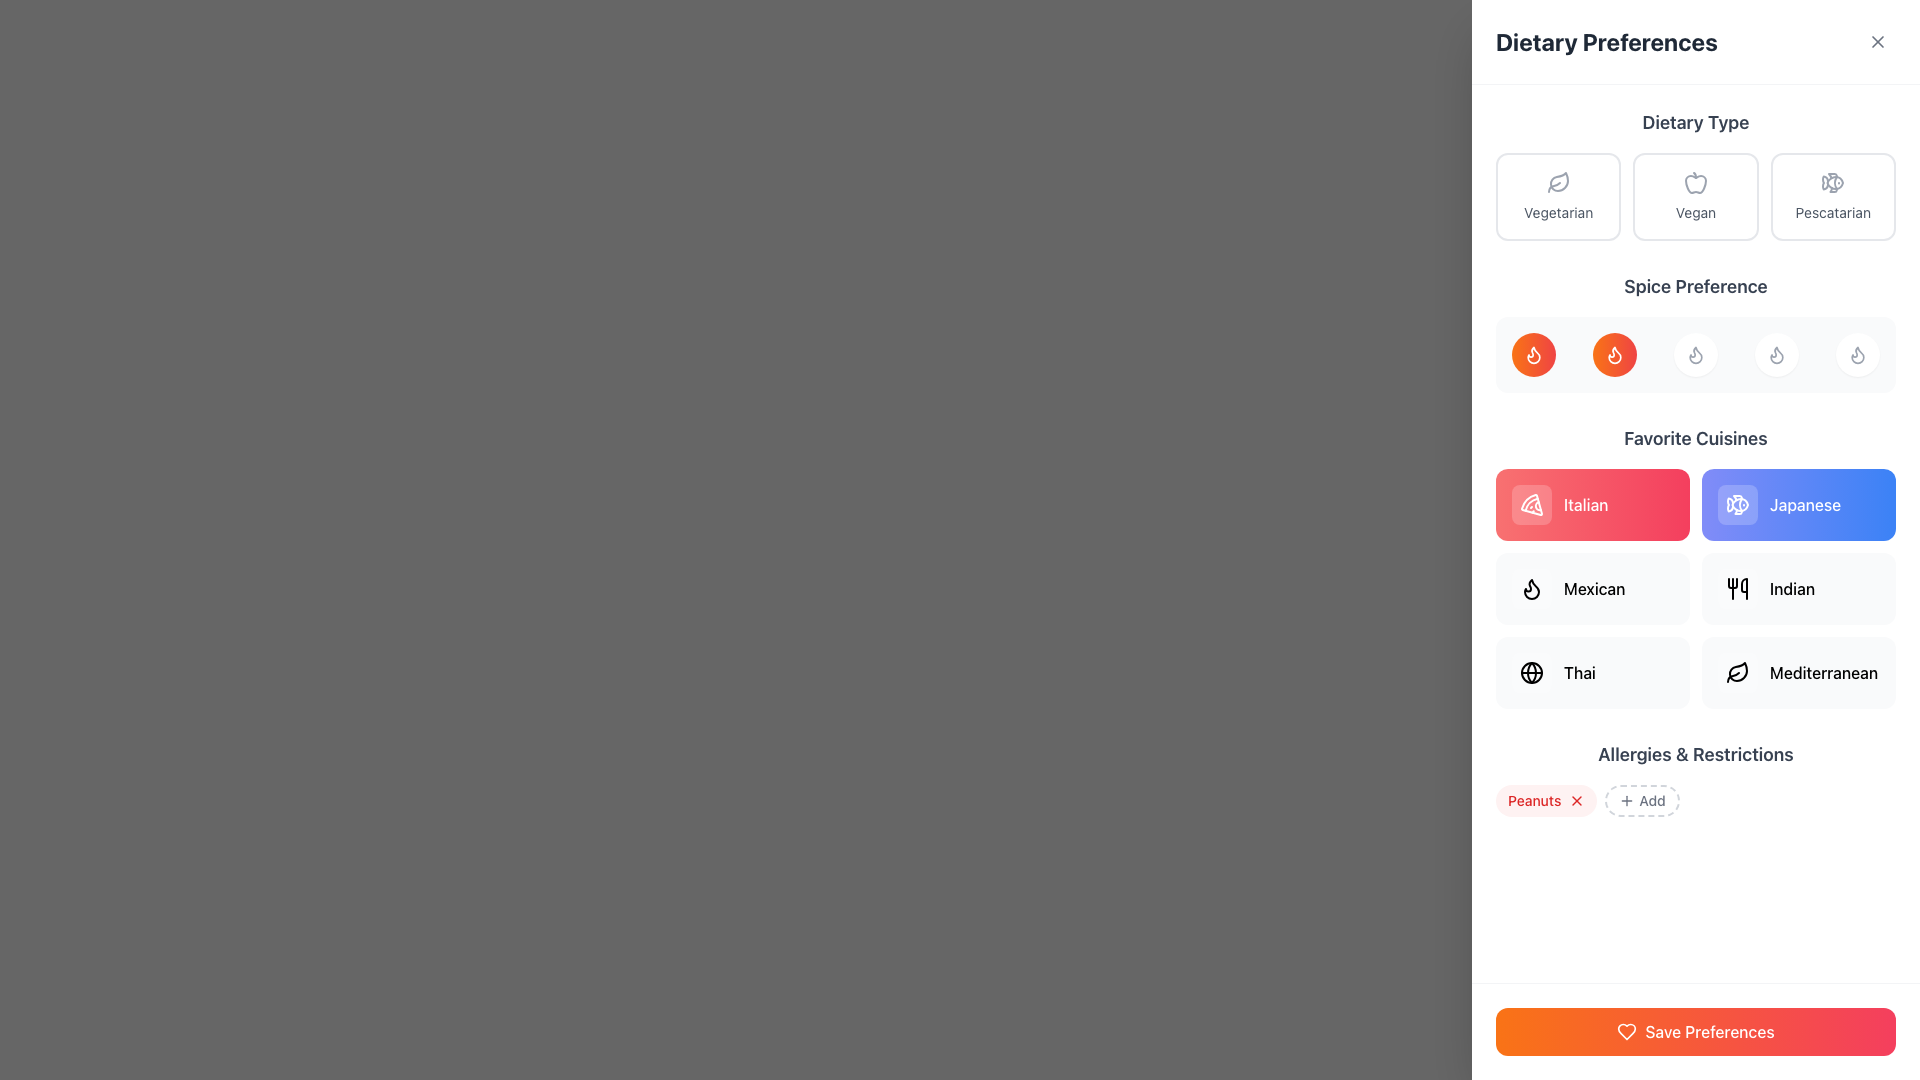 This screenshot has width=1920, height=1080. I want to click on the fifth circular button representing spice preference for keyboard navigation, located in the 'Spice Preference' section, so click(1856, 353).